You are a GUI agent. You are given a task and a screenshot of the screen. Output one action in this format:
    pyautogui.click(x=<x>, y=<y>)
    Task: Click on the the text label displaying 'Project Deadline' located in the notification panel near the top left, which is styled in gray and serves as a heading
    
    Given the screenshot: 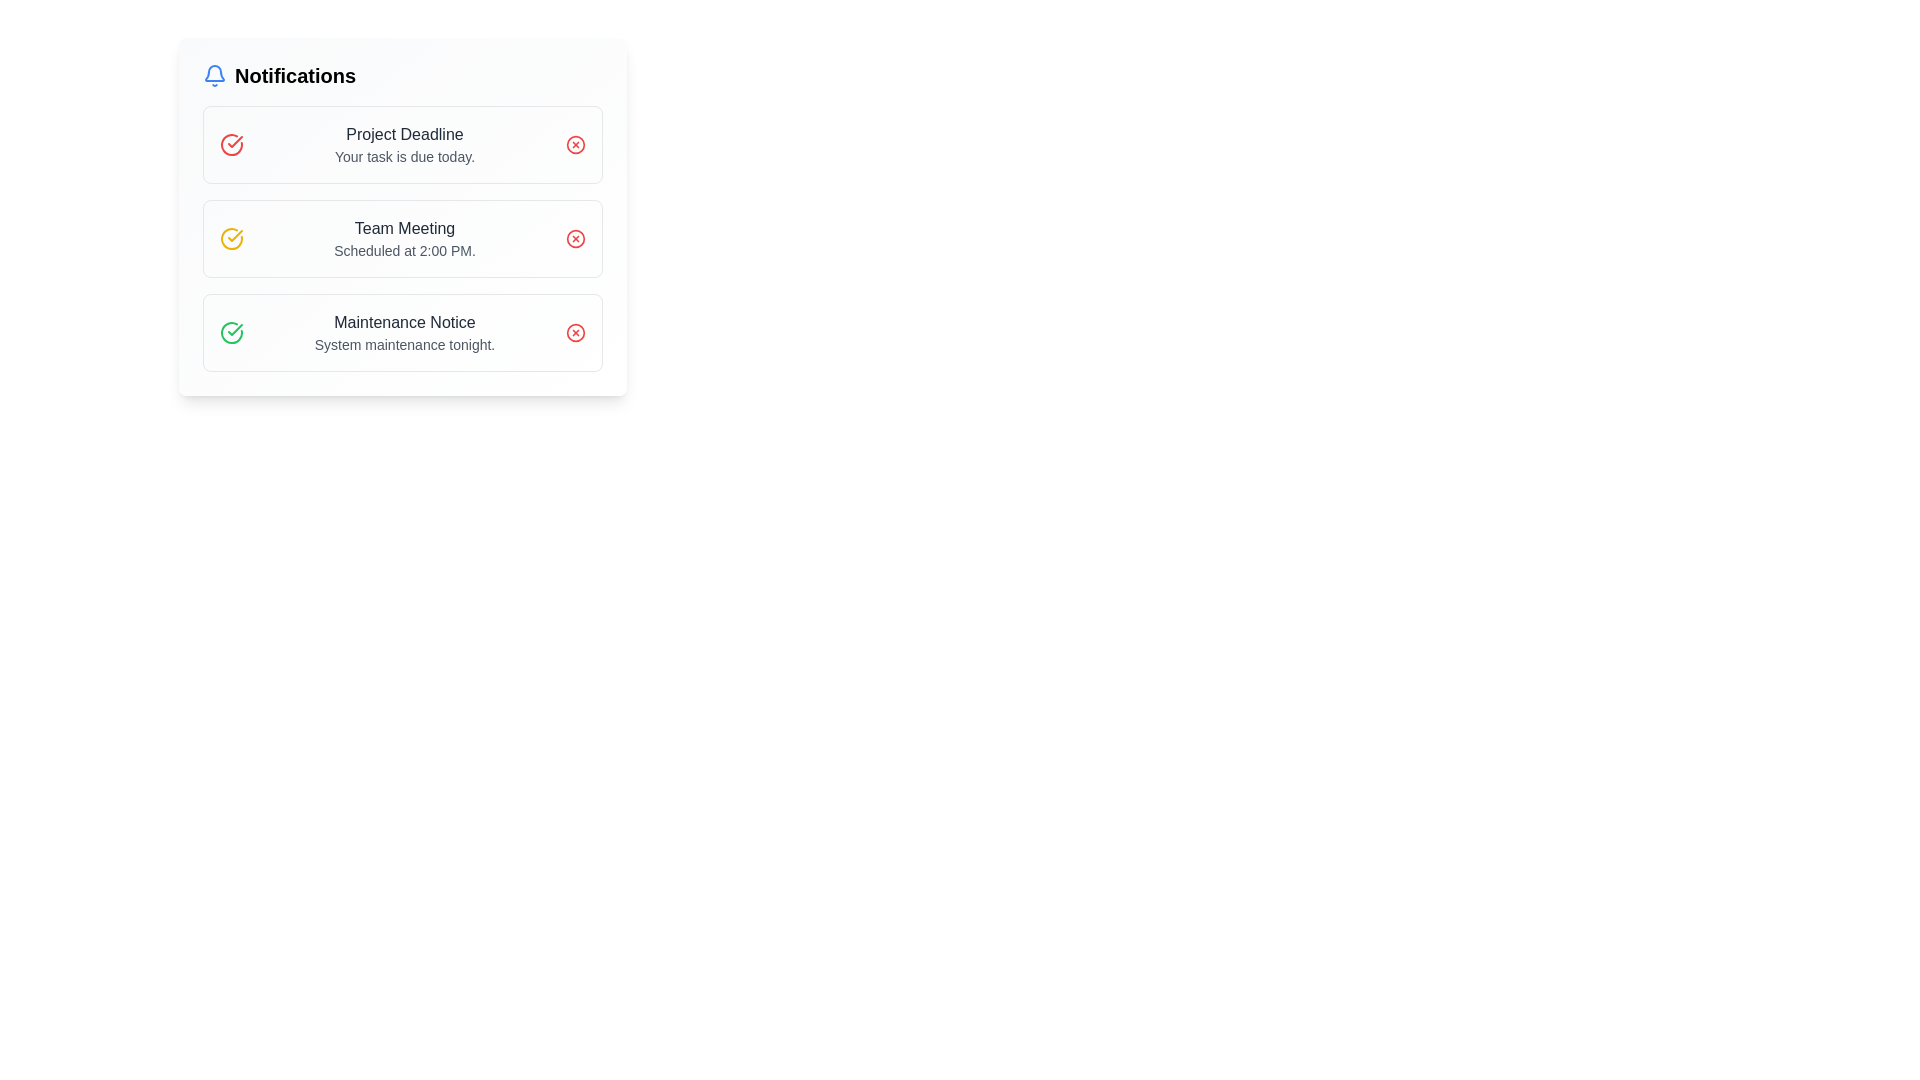 What is the action you would take?
    pyautogui.click(x=403, y=135)
    